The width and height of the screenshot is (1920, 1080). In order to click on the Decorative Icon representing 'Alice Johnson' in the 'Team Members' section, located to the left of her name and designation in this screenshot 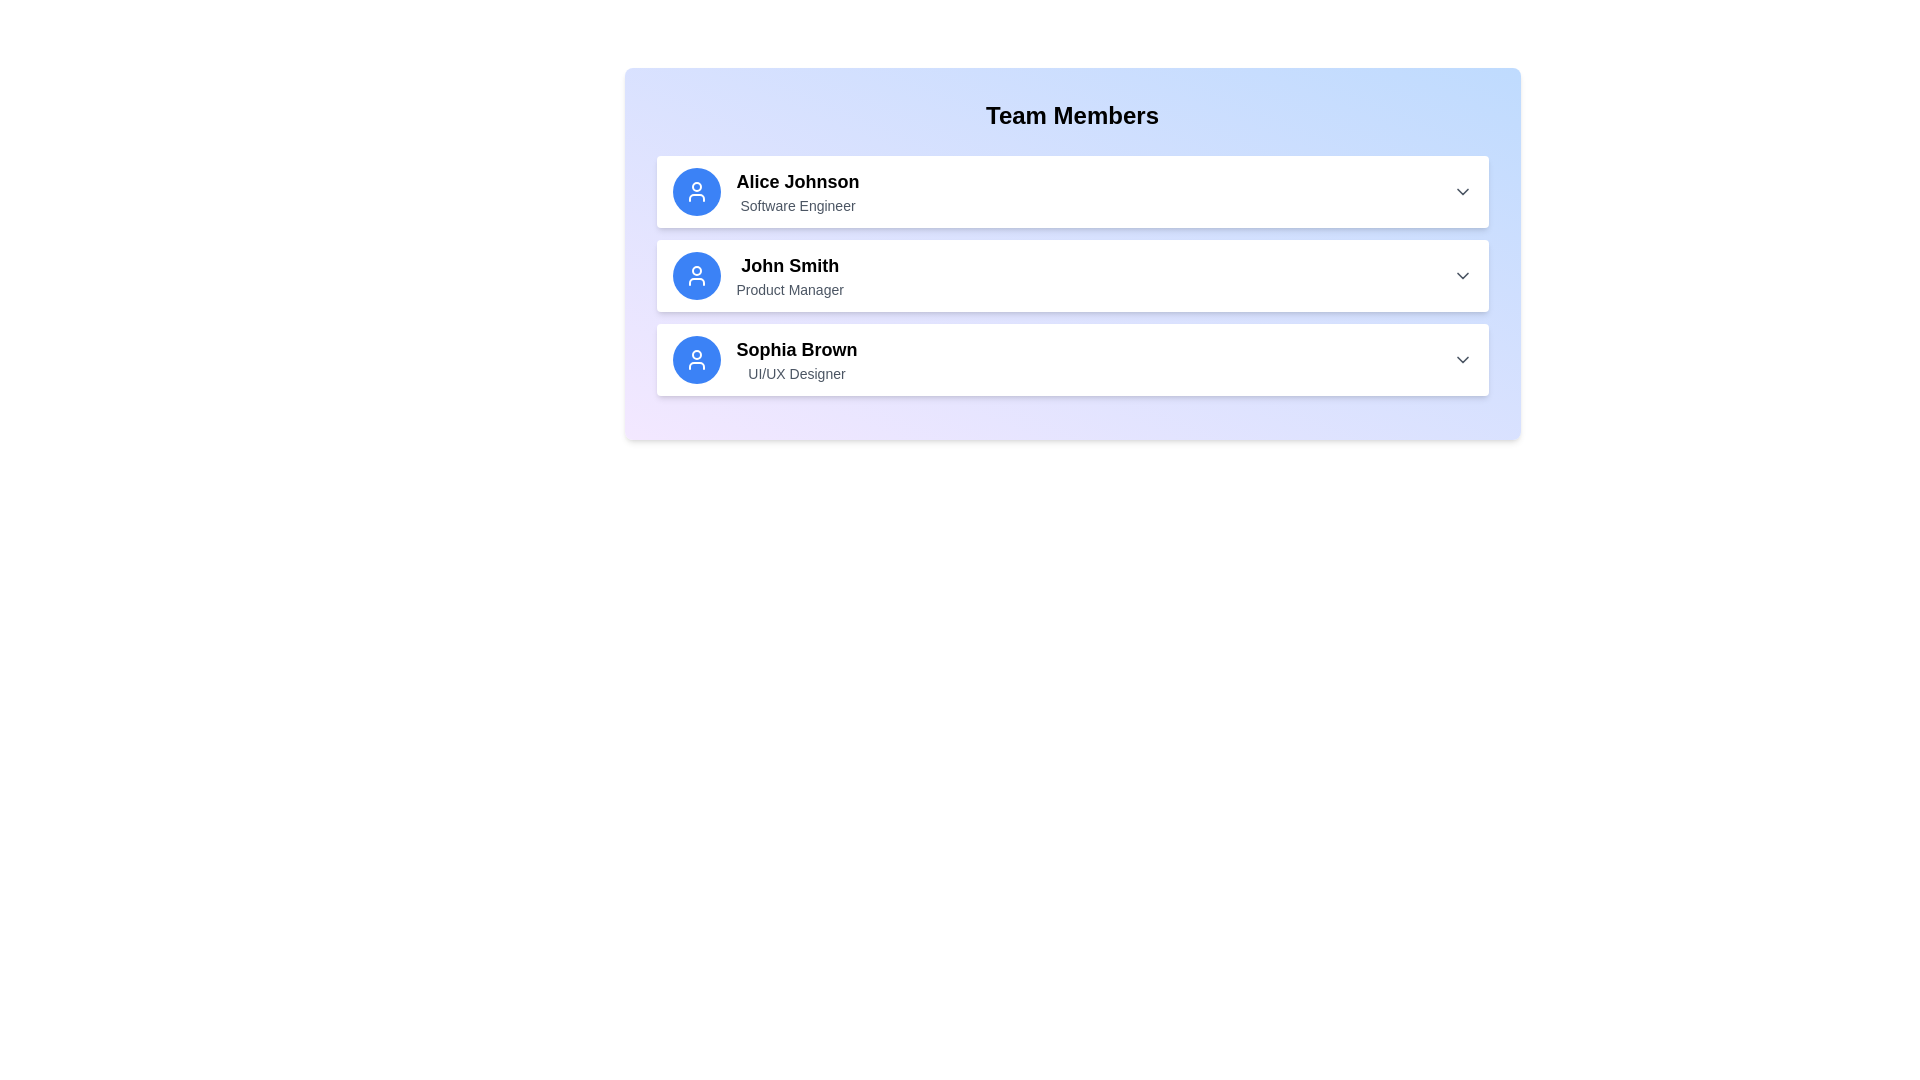, I will do `click(696, 192)`.